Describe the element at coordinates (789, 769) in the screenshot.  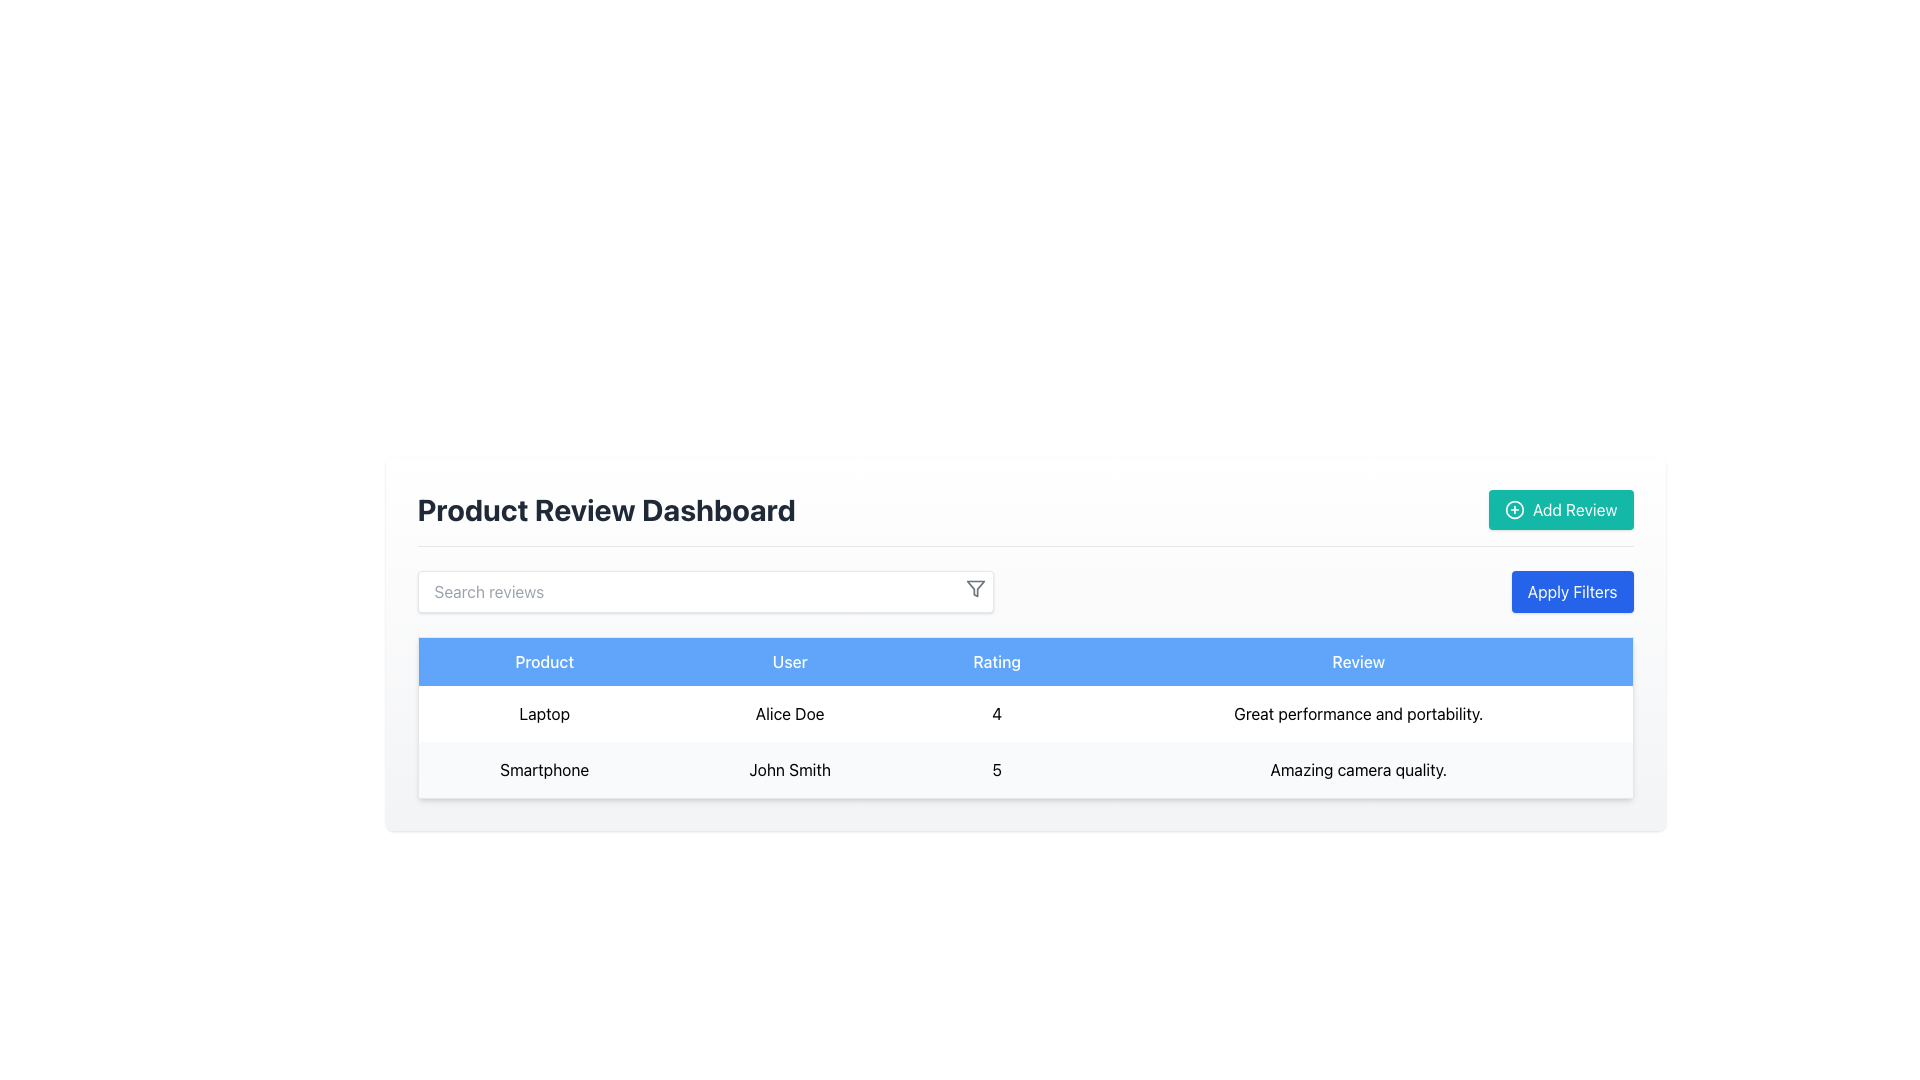
I see `the text cell that displays the name of the user associated with the product 'Smartphone' located in the second cell under the header 'User' in the table` at that location.